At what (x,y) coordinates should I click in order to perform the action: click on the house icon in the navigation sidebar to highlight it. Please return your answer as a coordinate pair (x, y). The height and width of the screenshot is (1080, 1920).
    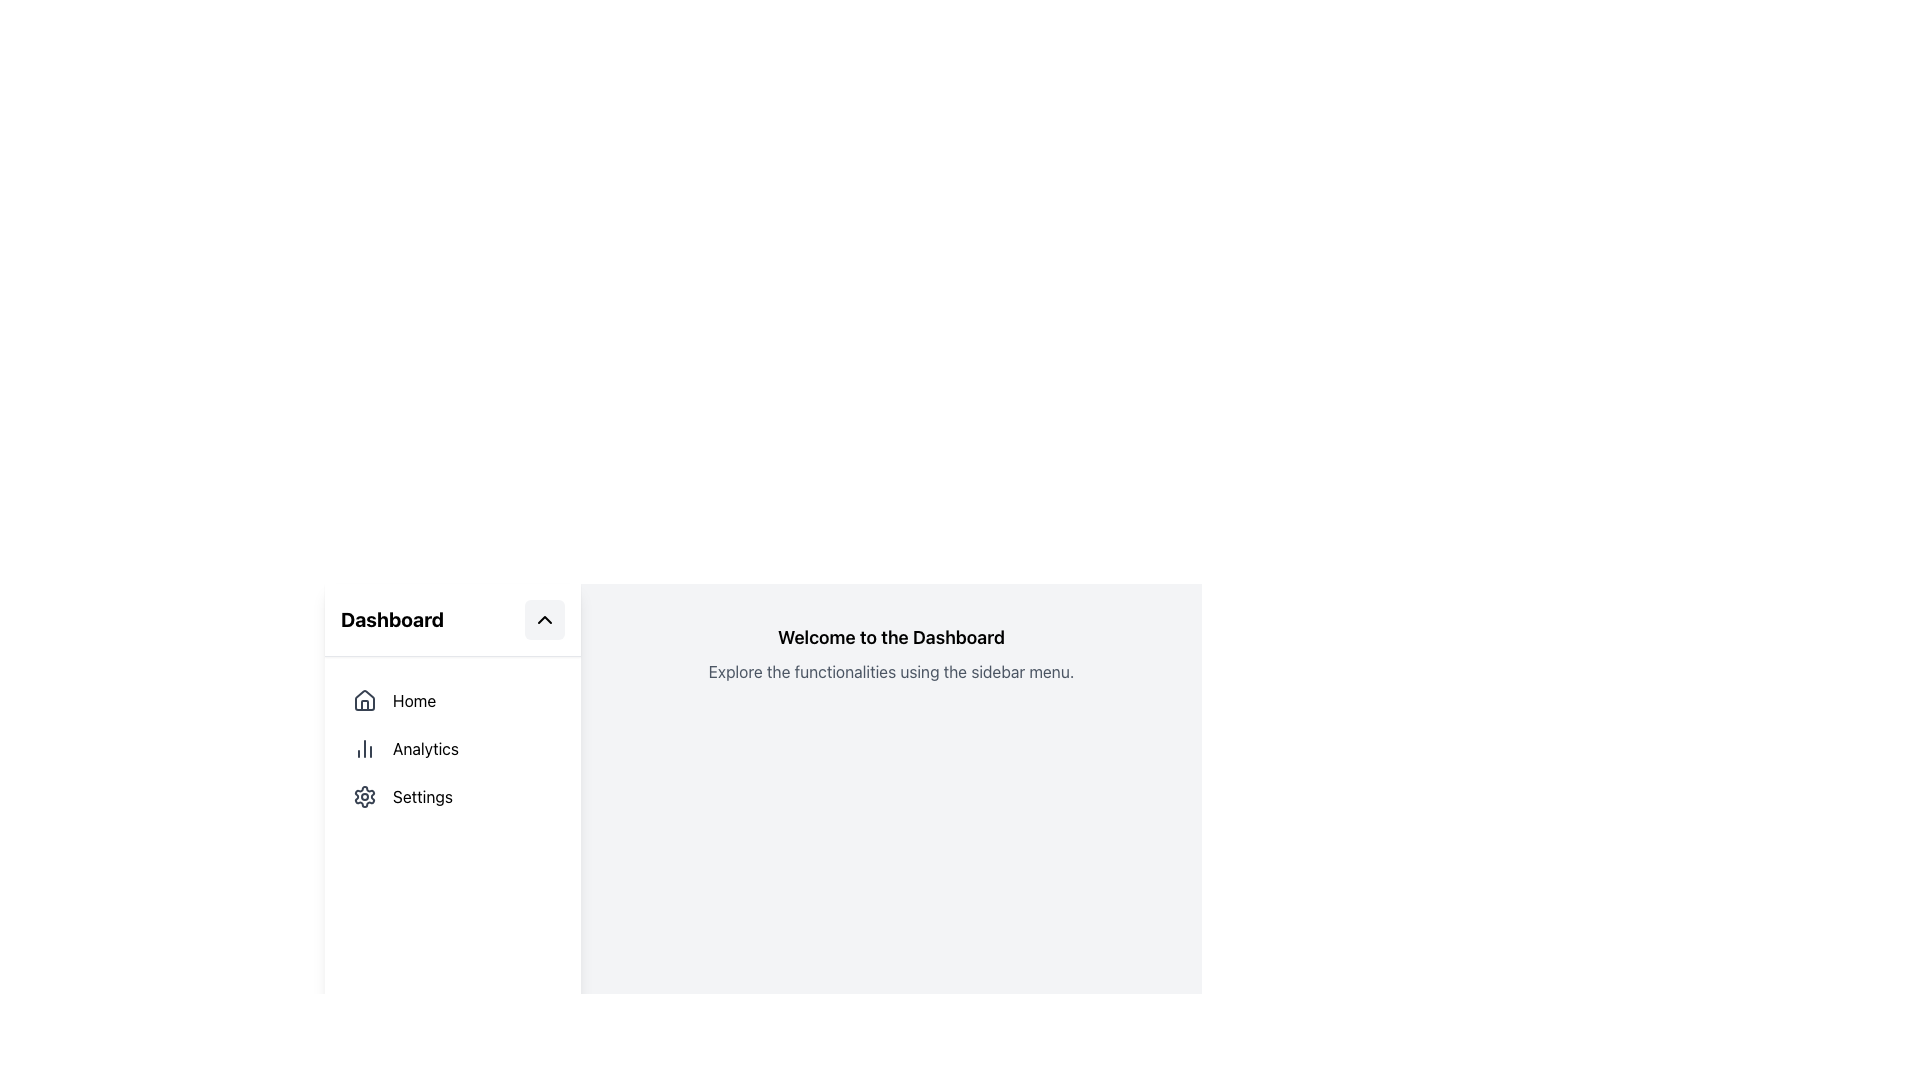
    Looking at the image, I should click on (364, 700).